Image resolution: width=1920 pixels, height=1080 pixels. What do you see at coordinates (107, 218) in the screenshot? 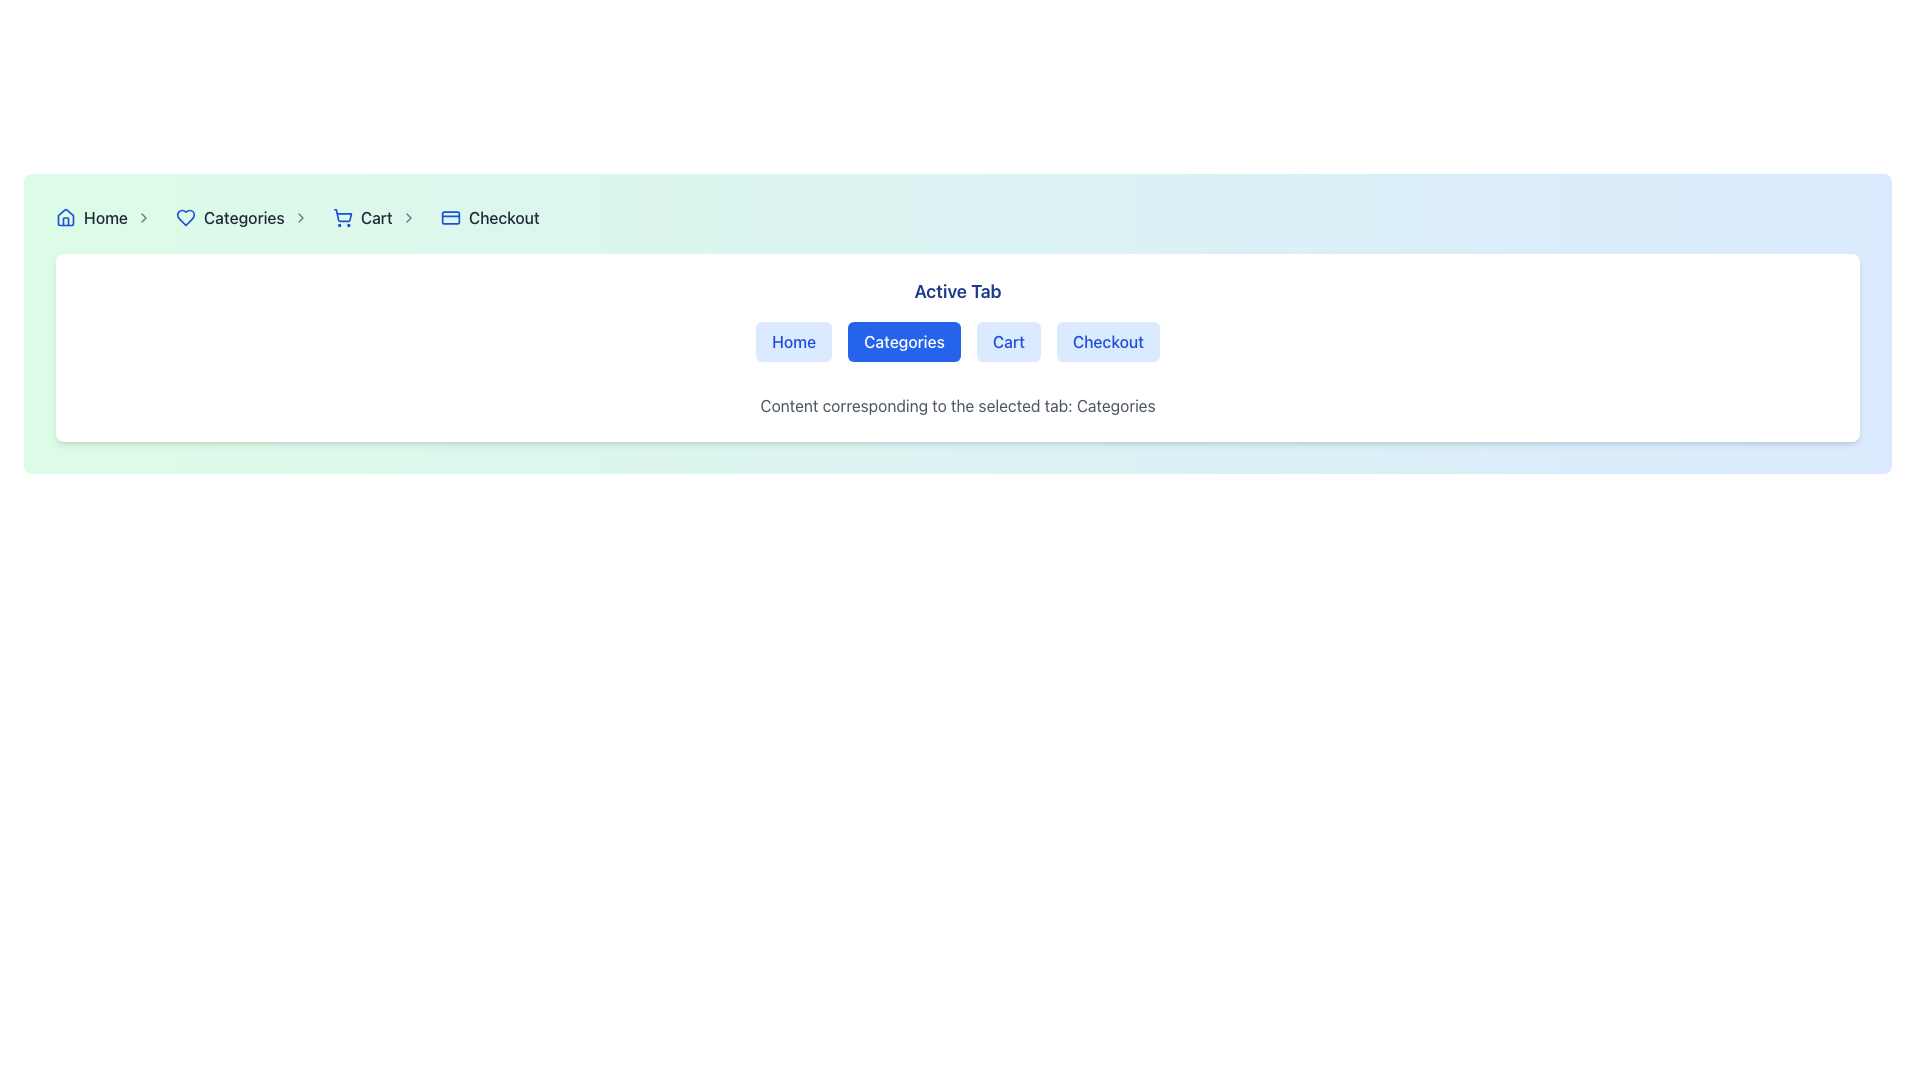
I see `the Breadcrumb link with an icon and text` at bounding box center [107, 218].